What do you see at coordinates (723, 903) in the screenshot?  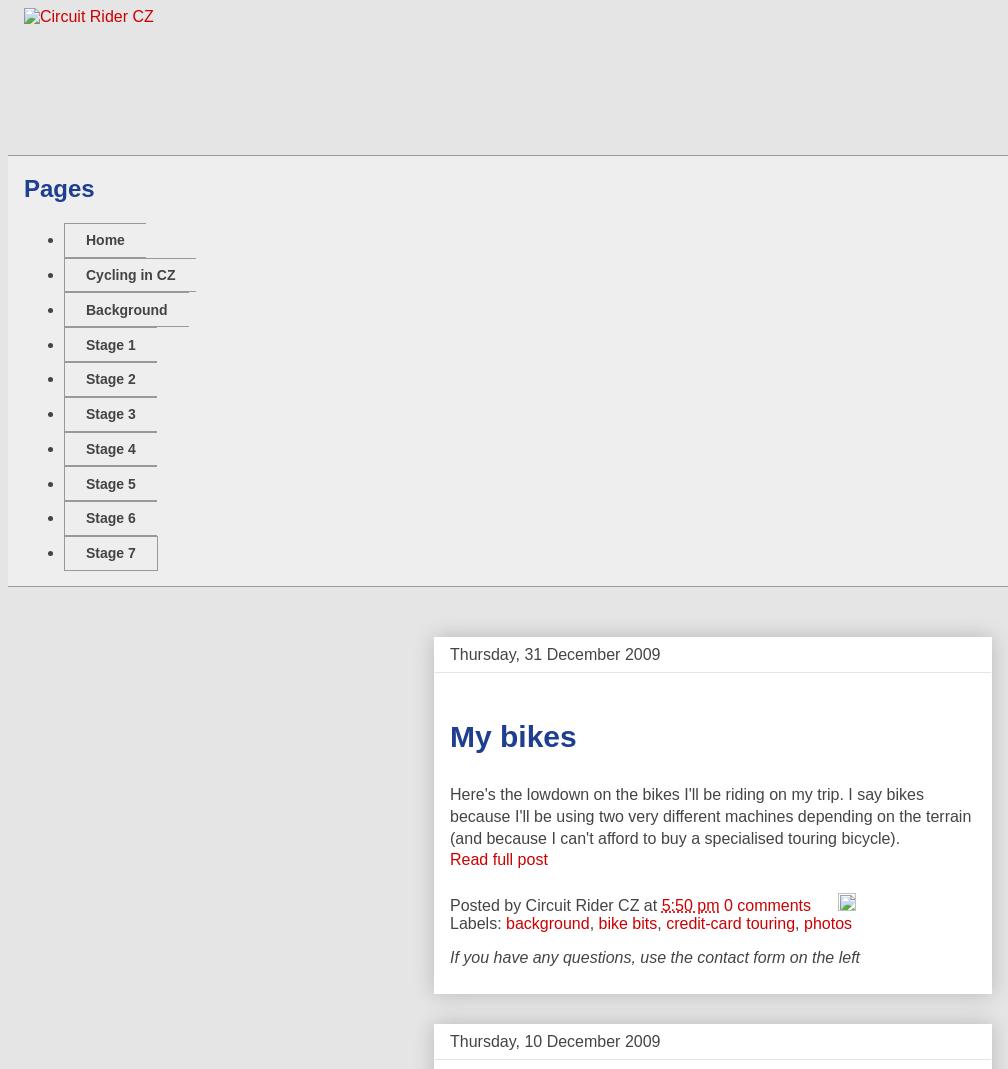 I see `'0
comments'` at bounding box center [723, 903].